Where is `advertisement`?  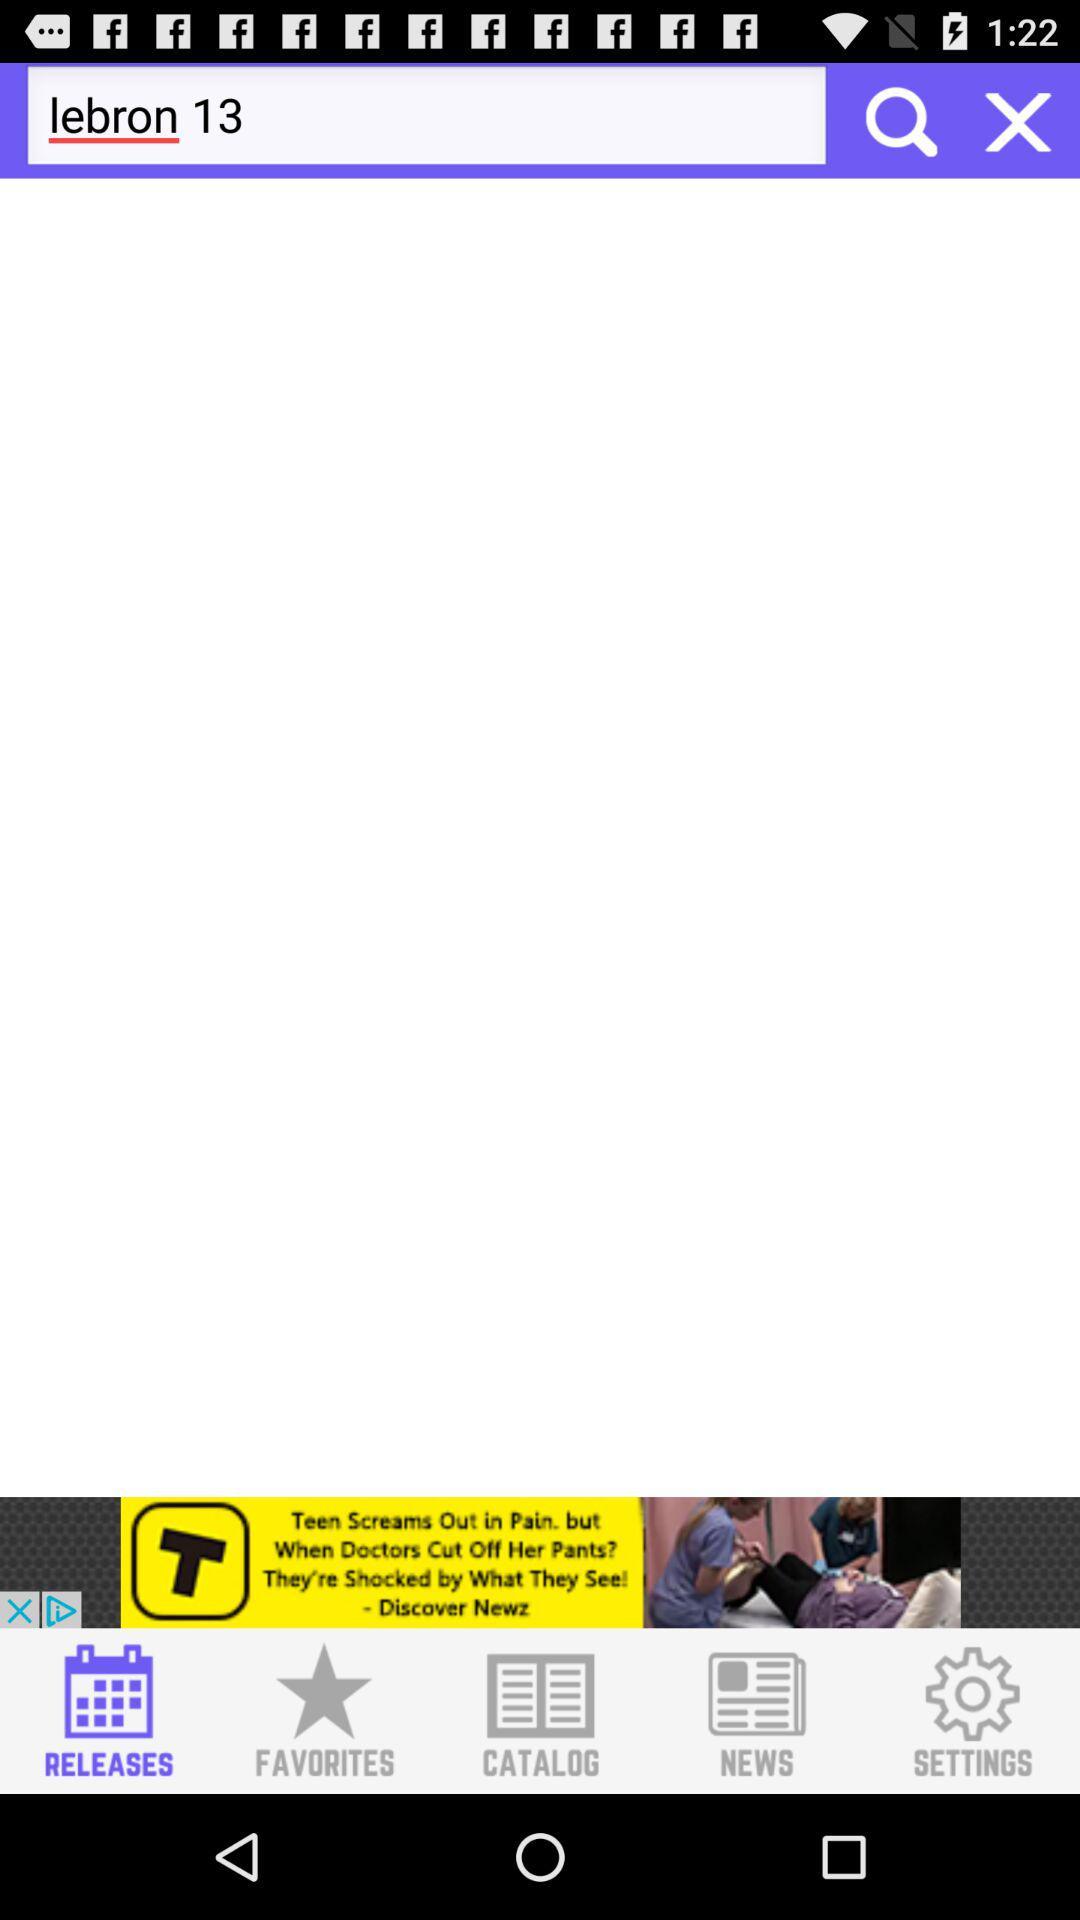 advertisement is located at coordinates (540, 1710).